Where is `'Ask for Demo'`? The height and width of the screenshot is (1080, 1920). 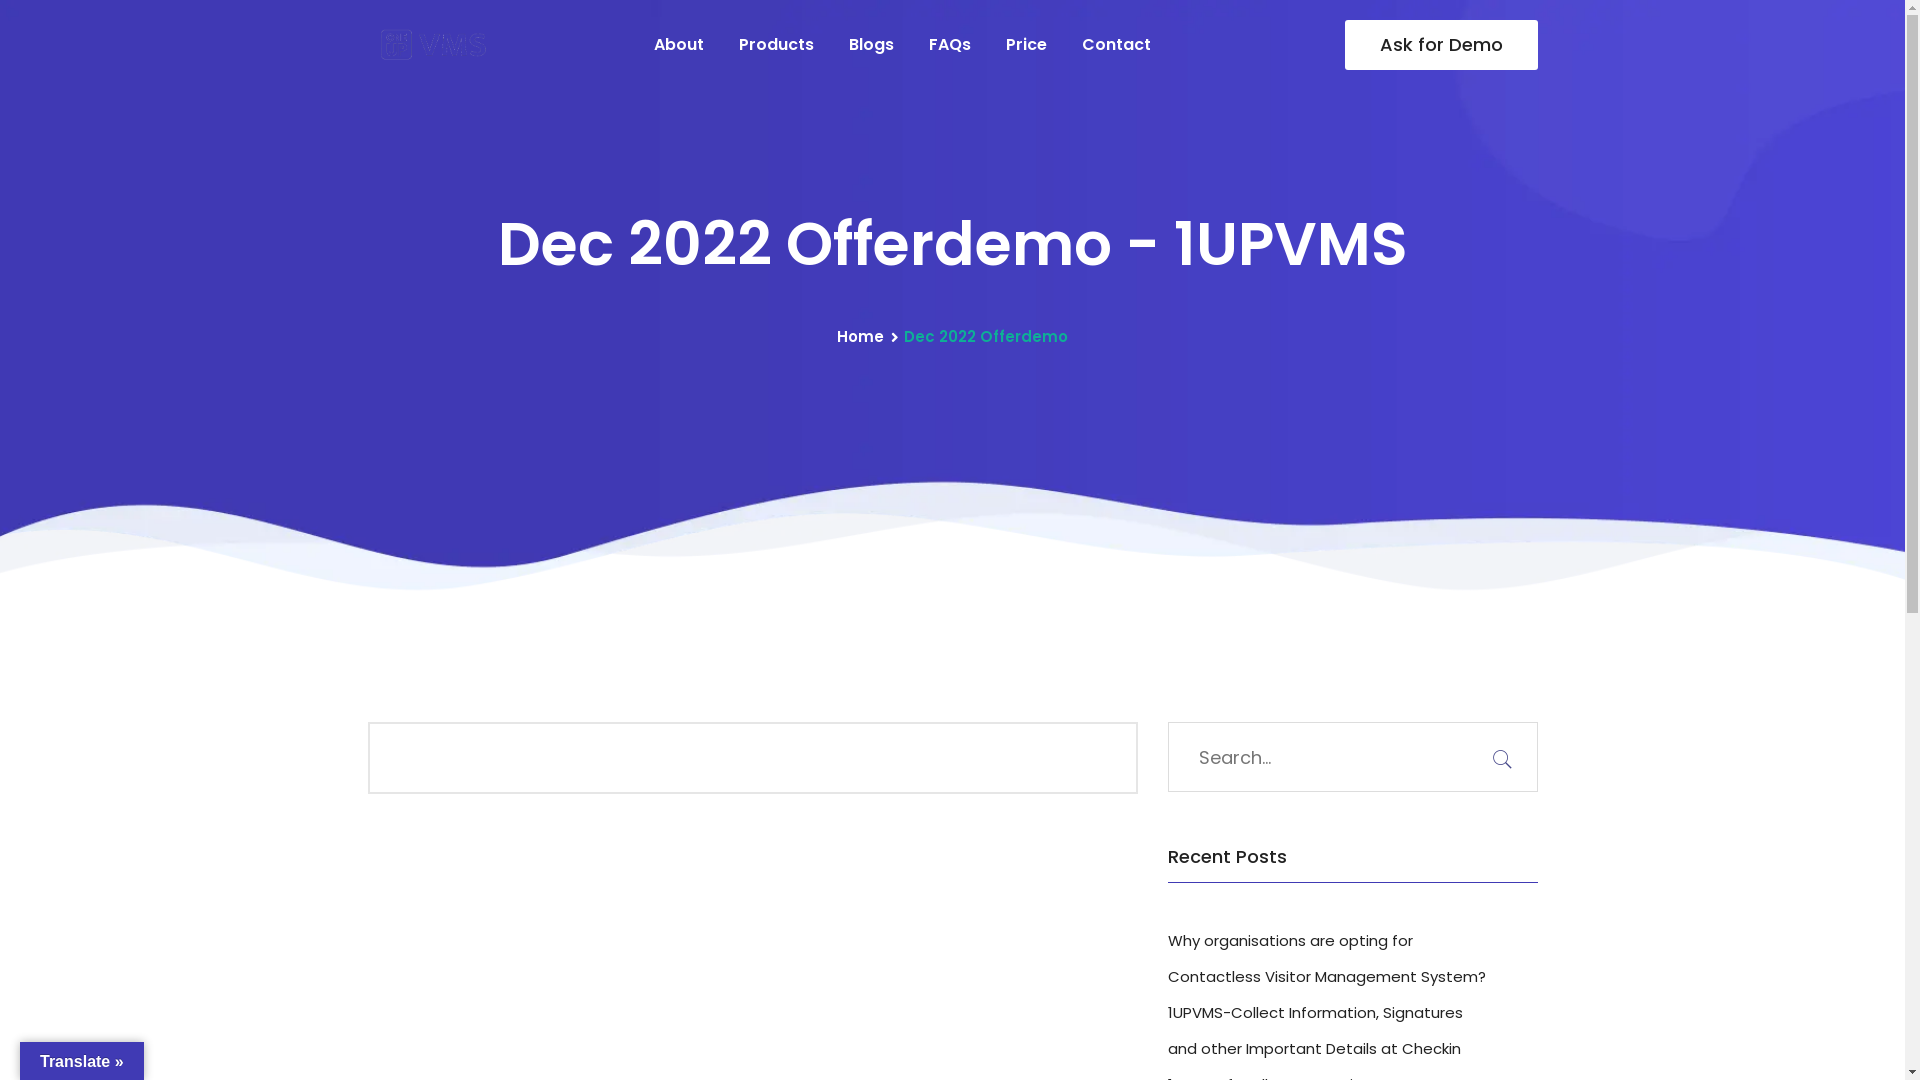
'Ask for Demo' is located at coordinates (1344, 45).